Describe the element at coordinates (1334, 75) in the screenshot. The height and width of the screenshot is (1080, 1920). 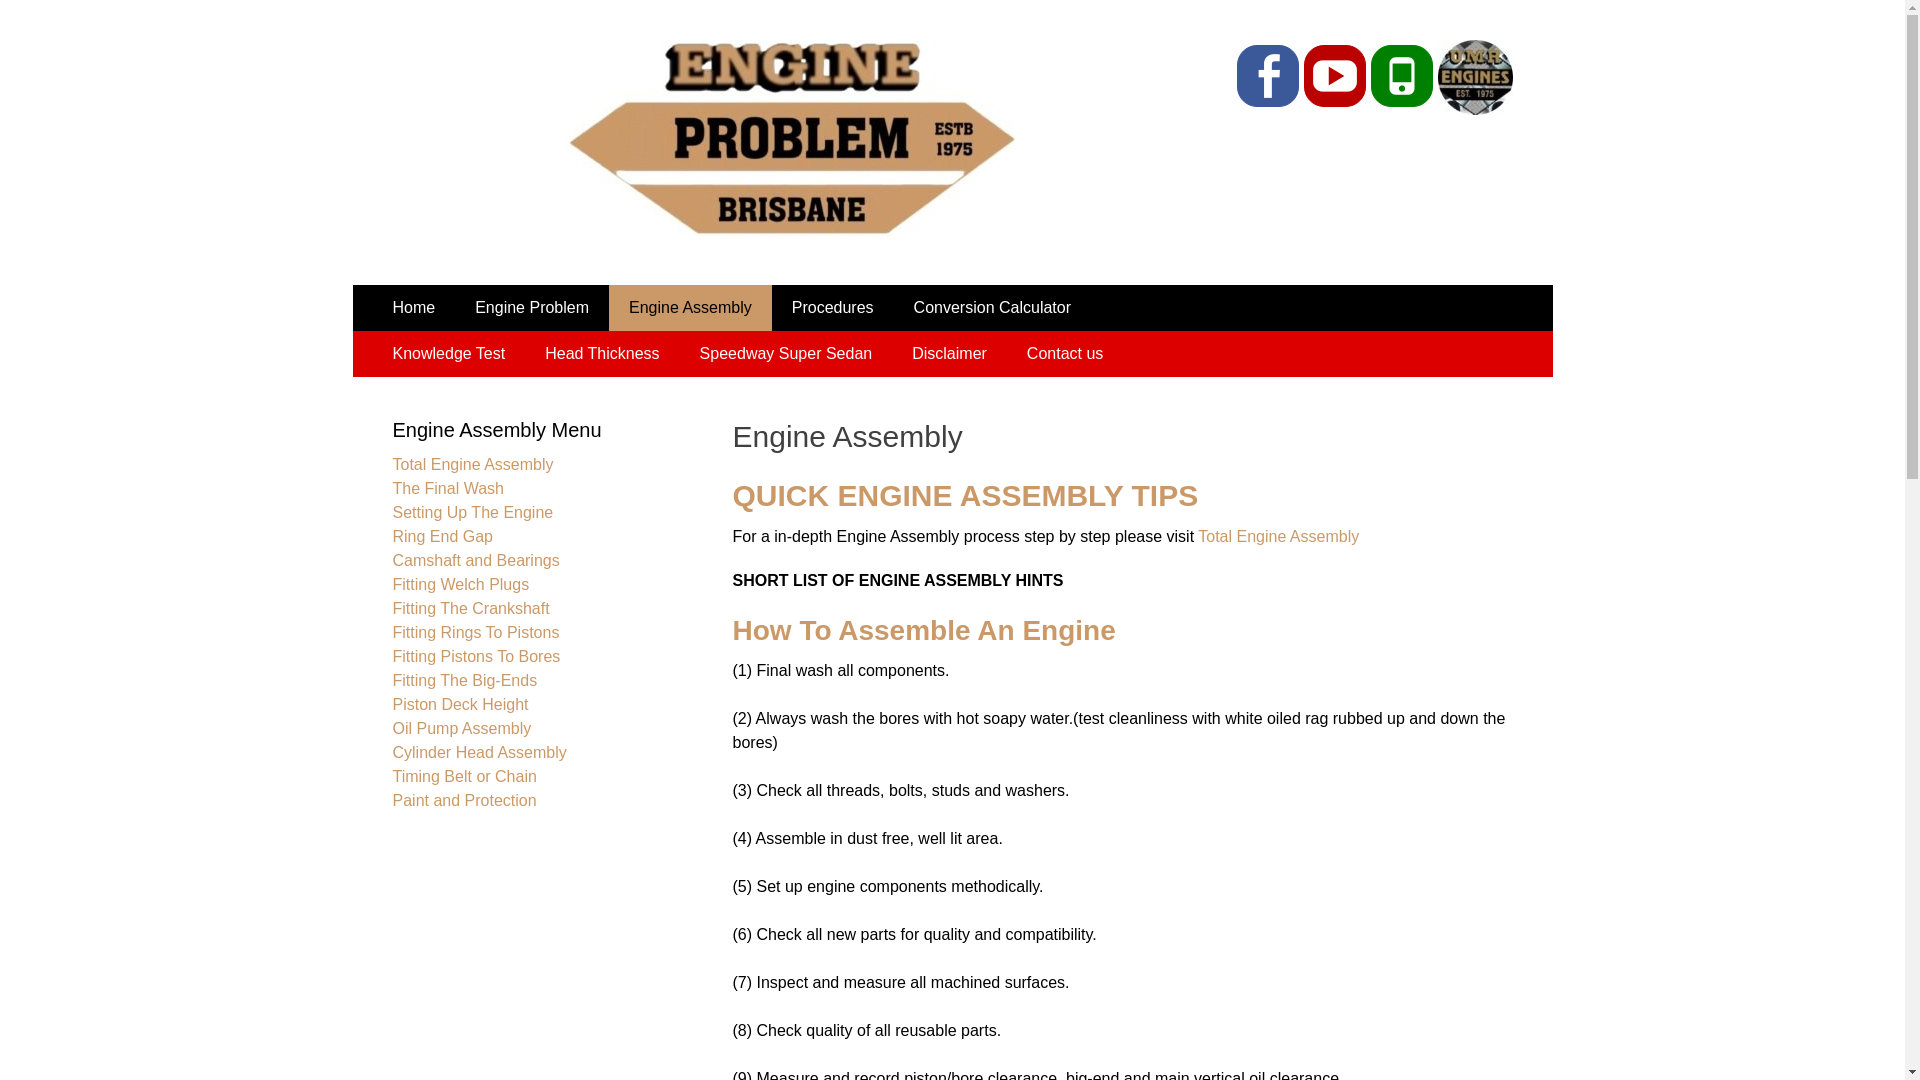
I see `'YouTube'` at that location.